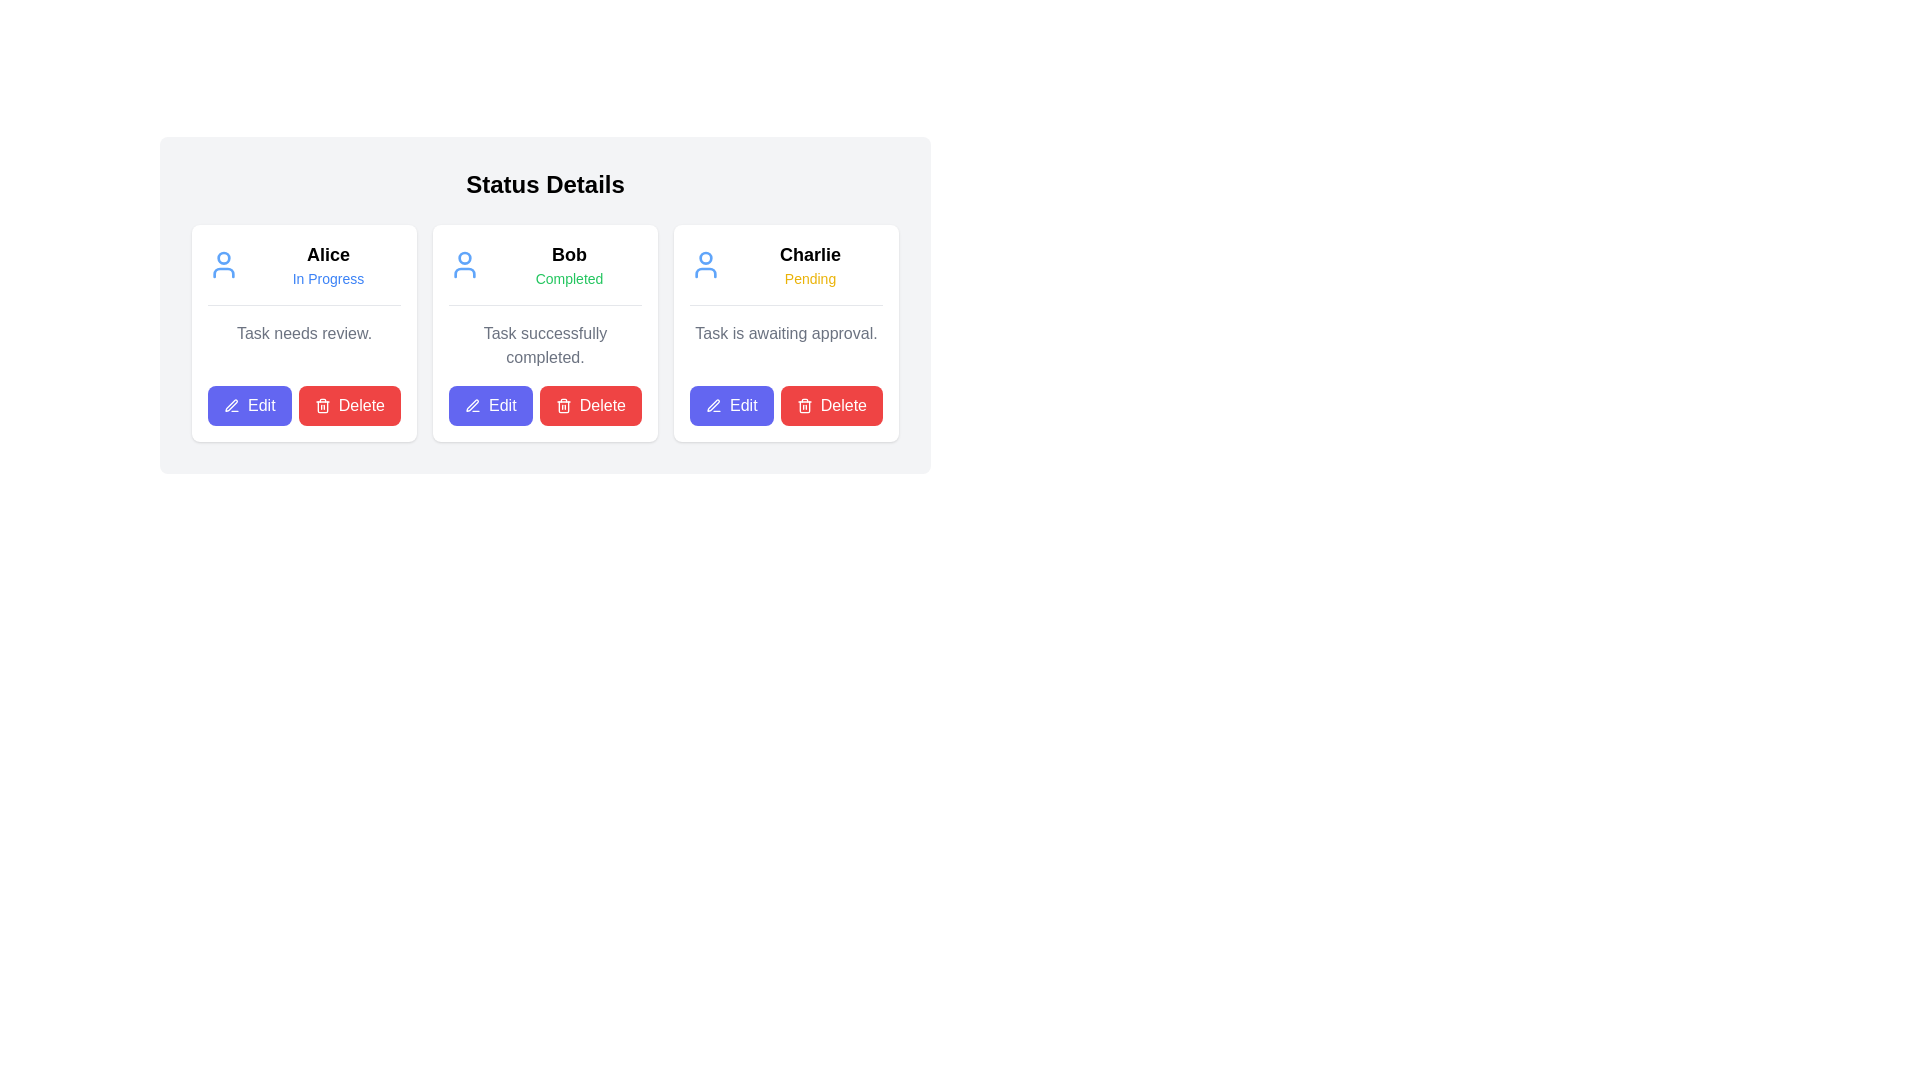 The image size is (1920, 1080). I want to click on the text label that displays 'Task needs review.' in gray color, located below 'Alice' and 'In Progress' in the 'Status Details' section, so click(303, 345).